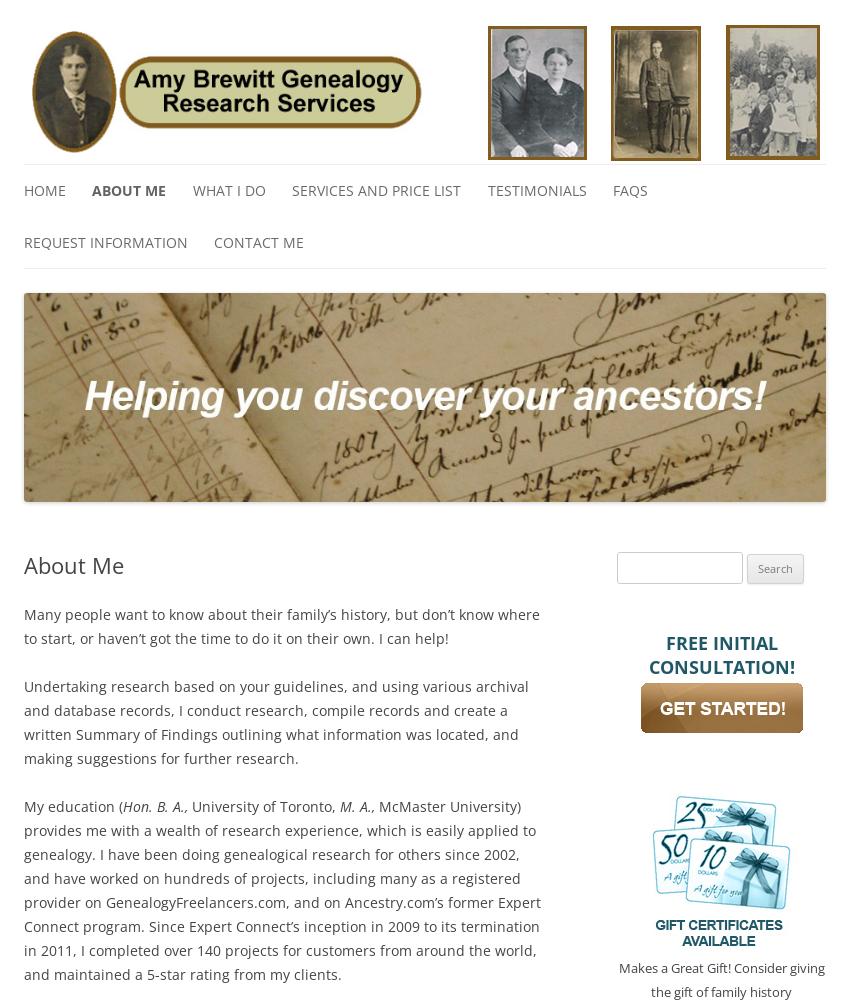 The image size is (850, 1000). Describe the element at coordinates (104, 240) in the screenshot. I see `'Request Information'` at that location.